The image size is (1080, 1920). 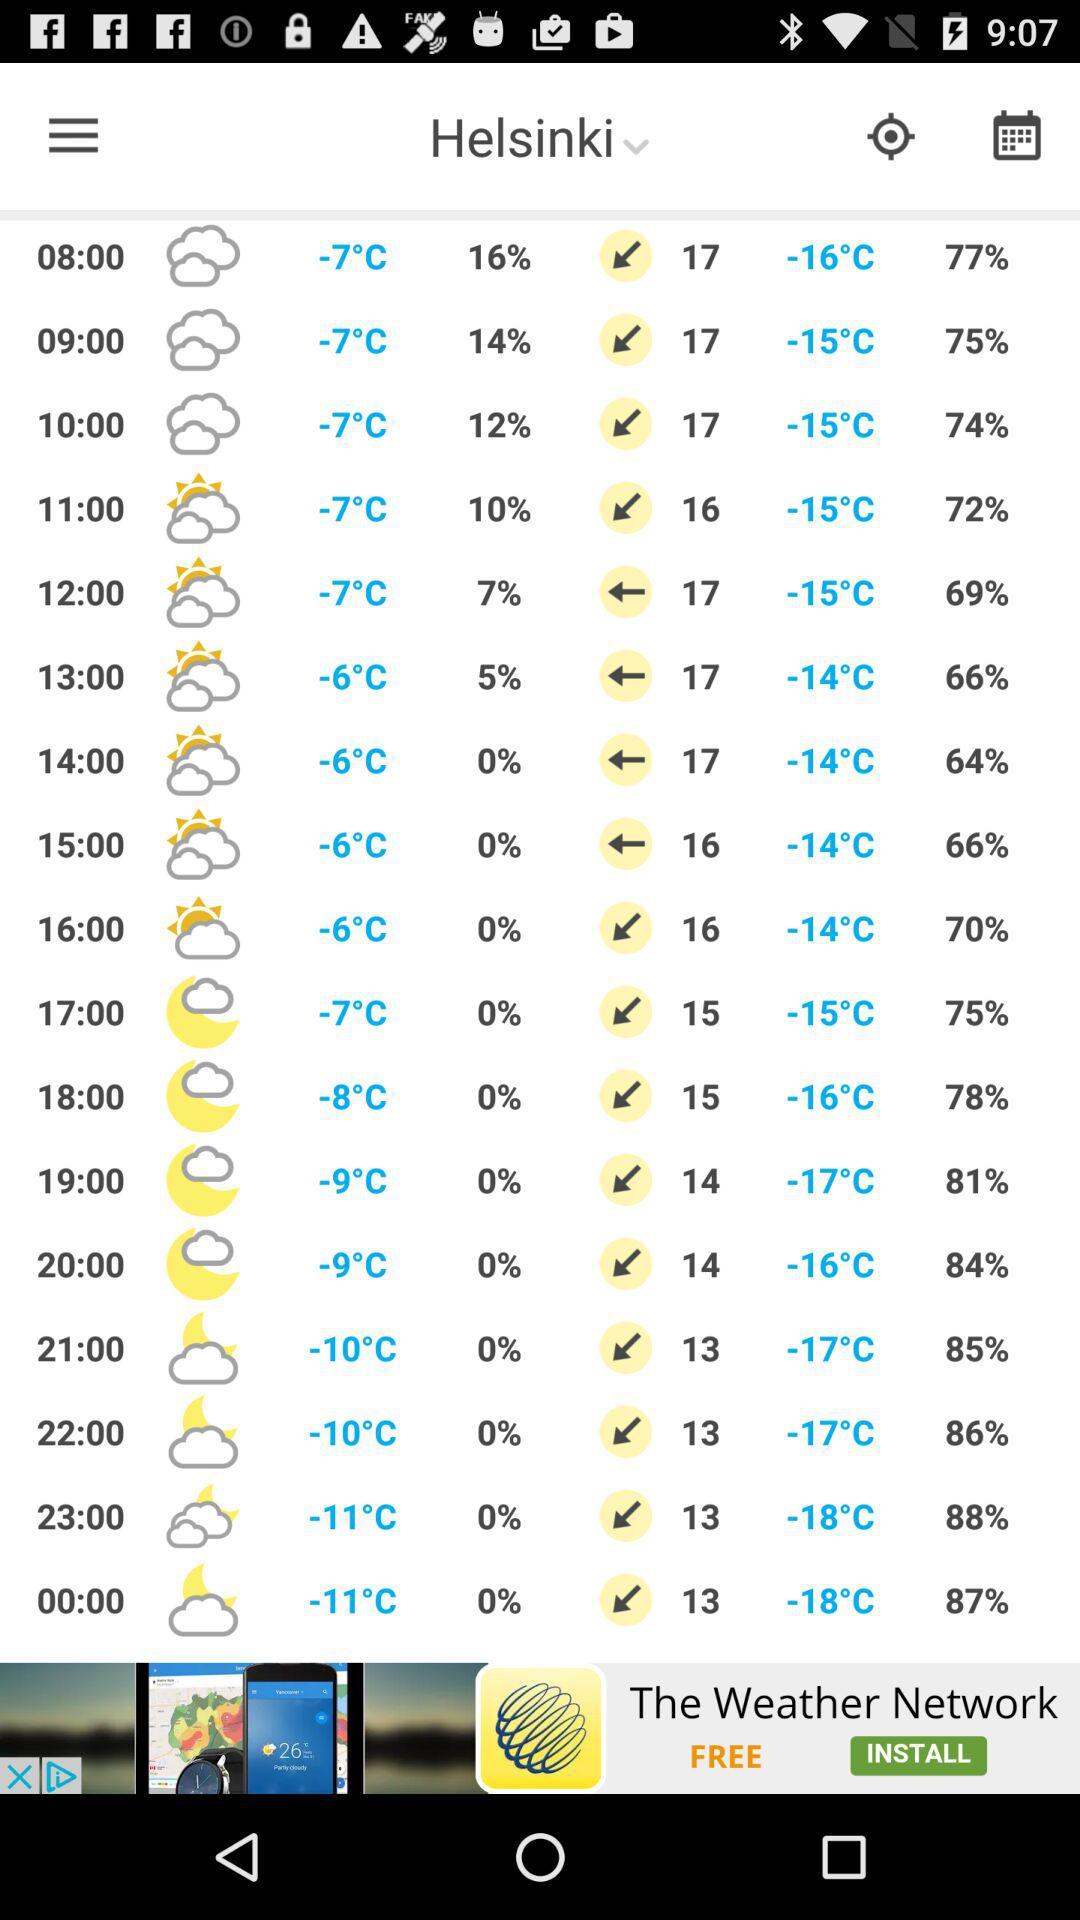 I want to click on advertisement, so click(x=540, y=1727).